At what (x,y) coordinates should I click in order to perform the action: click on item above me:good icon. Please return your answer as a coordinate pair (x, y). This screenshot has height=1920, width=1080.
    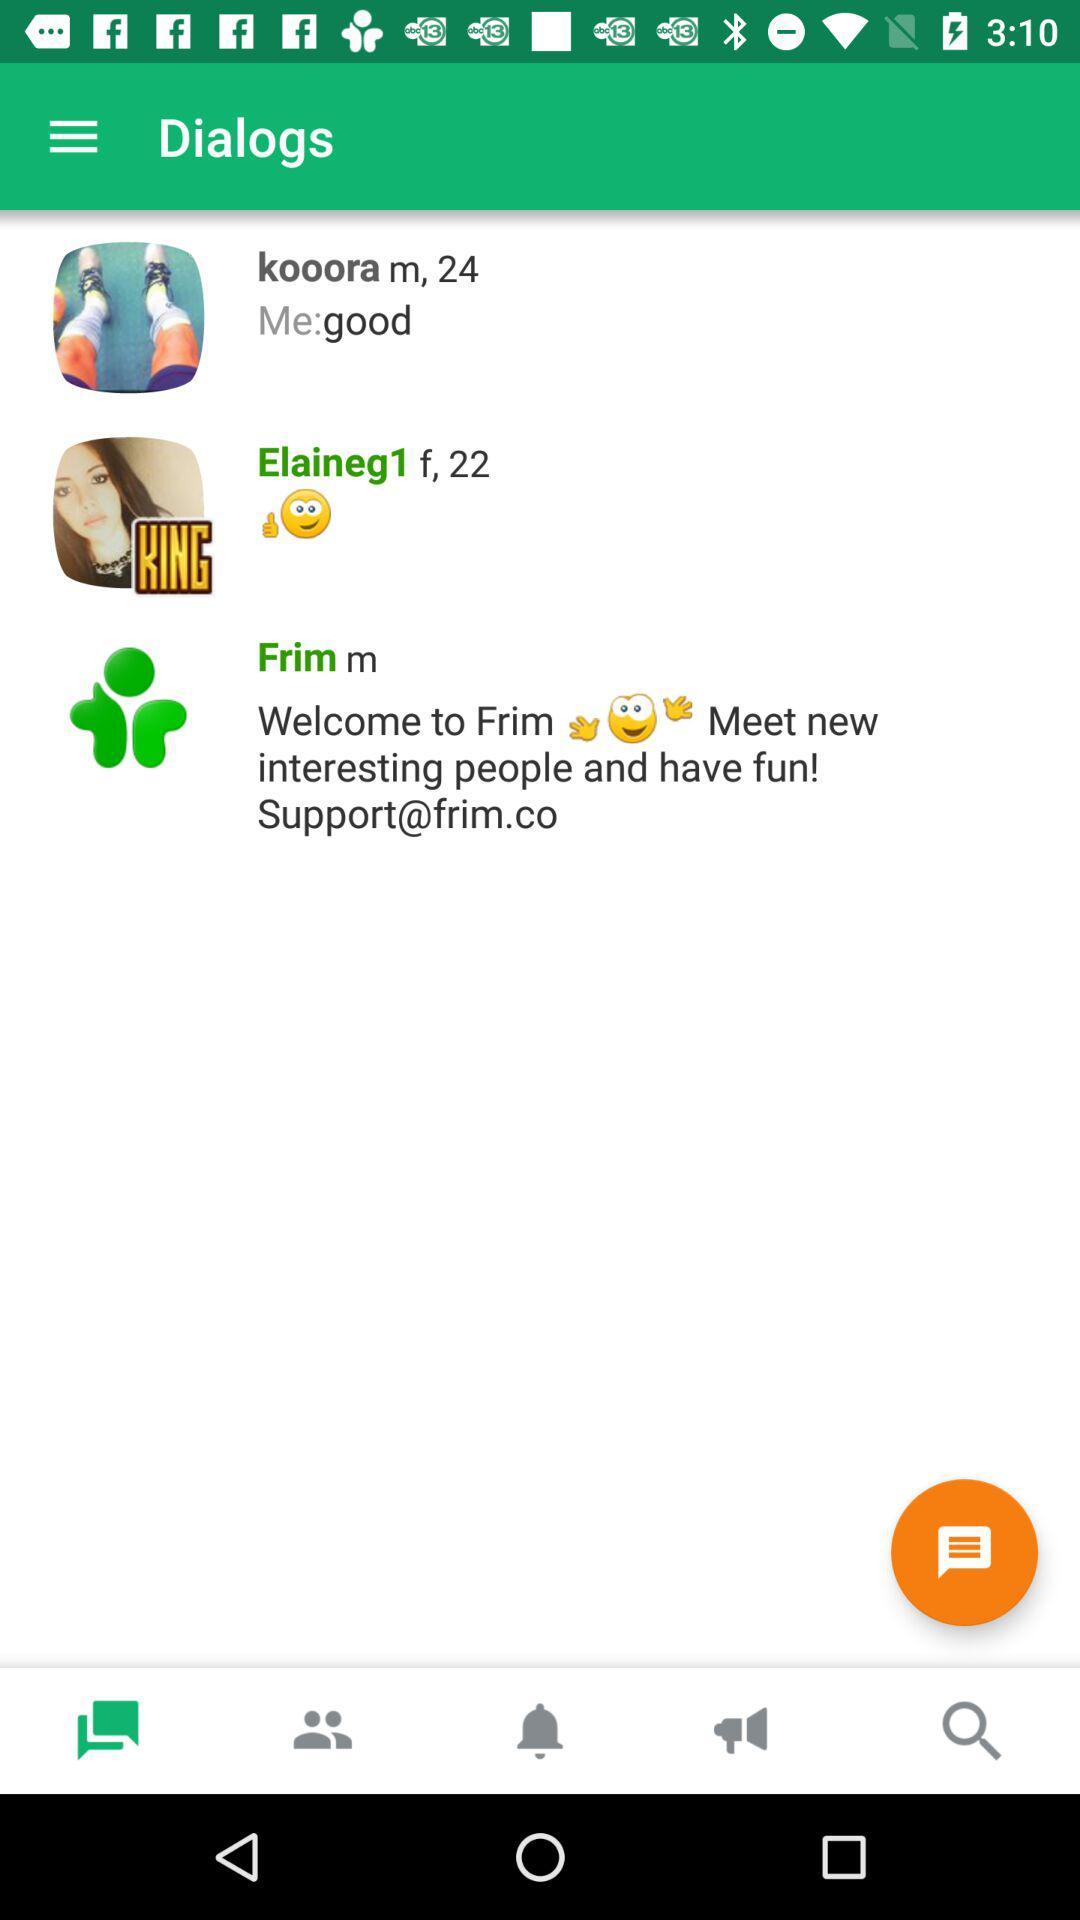
    Looking at the image, I should click on (432, 266).